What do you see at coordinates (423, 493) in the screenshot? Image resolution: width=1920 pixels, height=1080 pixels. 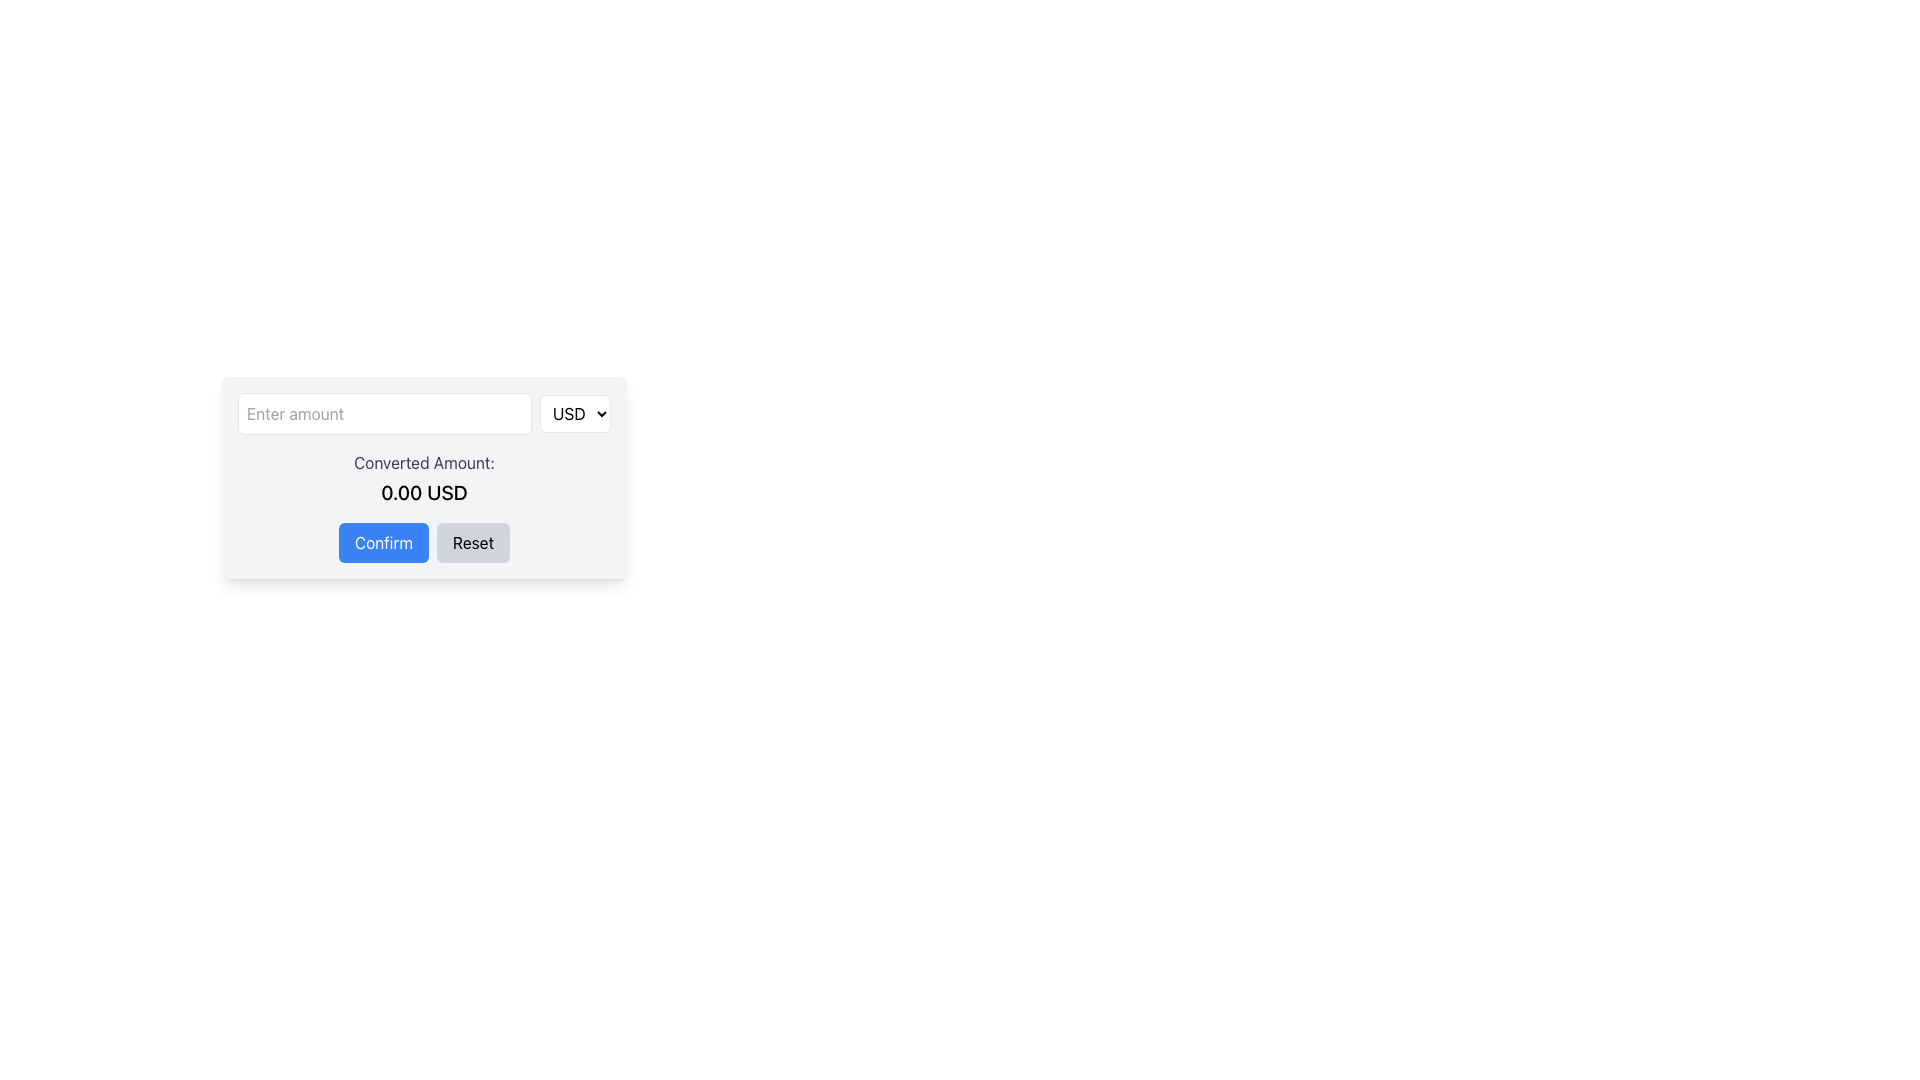 I see `the Text Label that displays the converted amount of currency in USD, located directly below the label 'Converted Amount:' in the user interface` at bounding box center [423, 493].